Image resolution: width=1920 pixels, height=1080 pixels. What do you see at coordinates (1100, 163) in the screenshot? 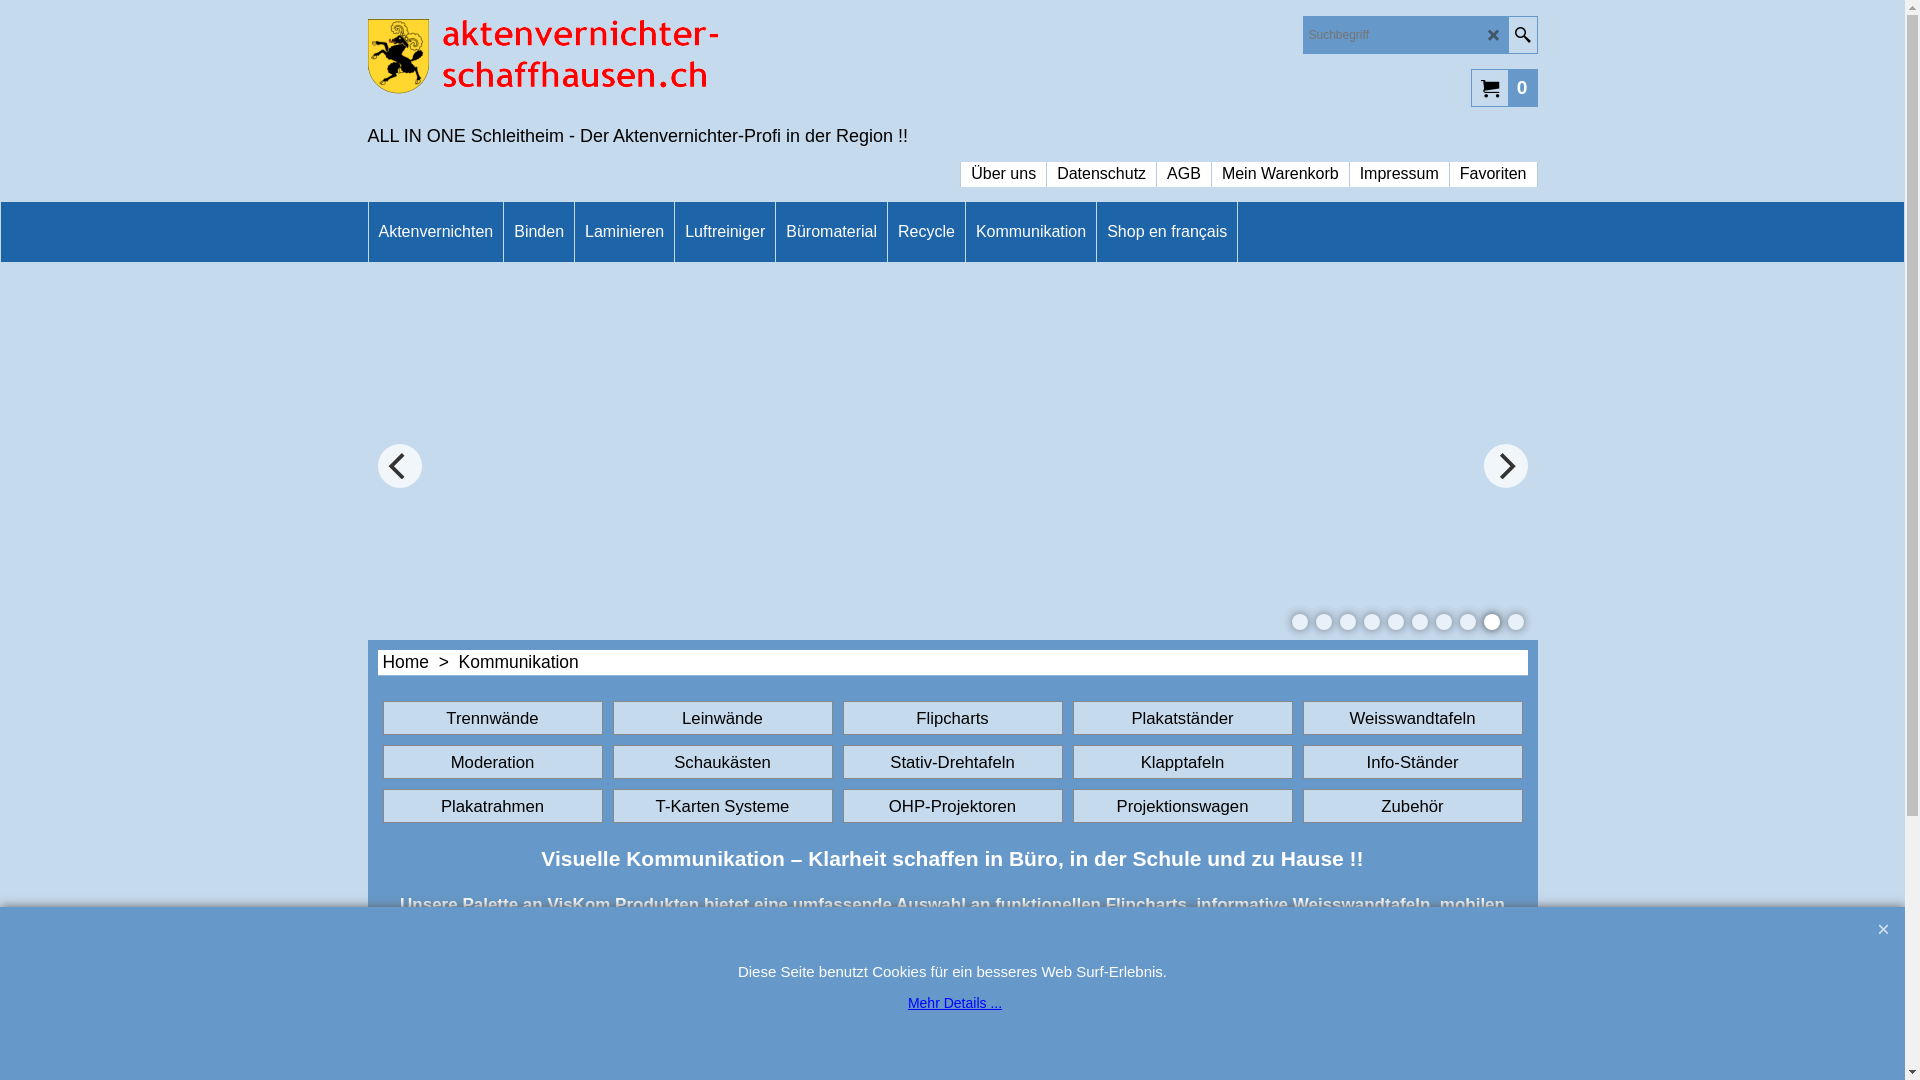
I see `'Datenschutz'` at bounding box center [1100, 163].